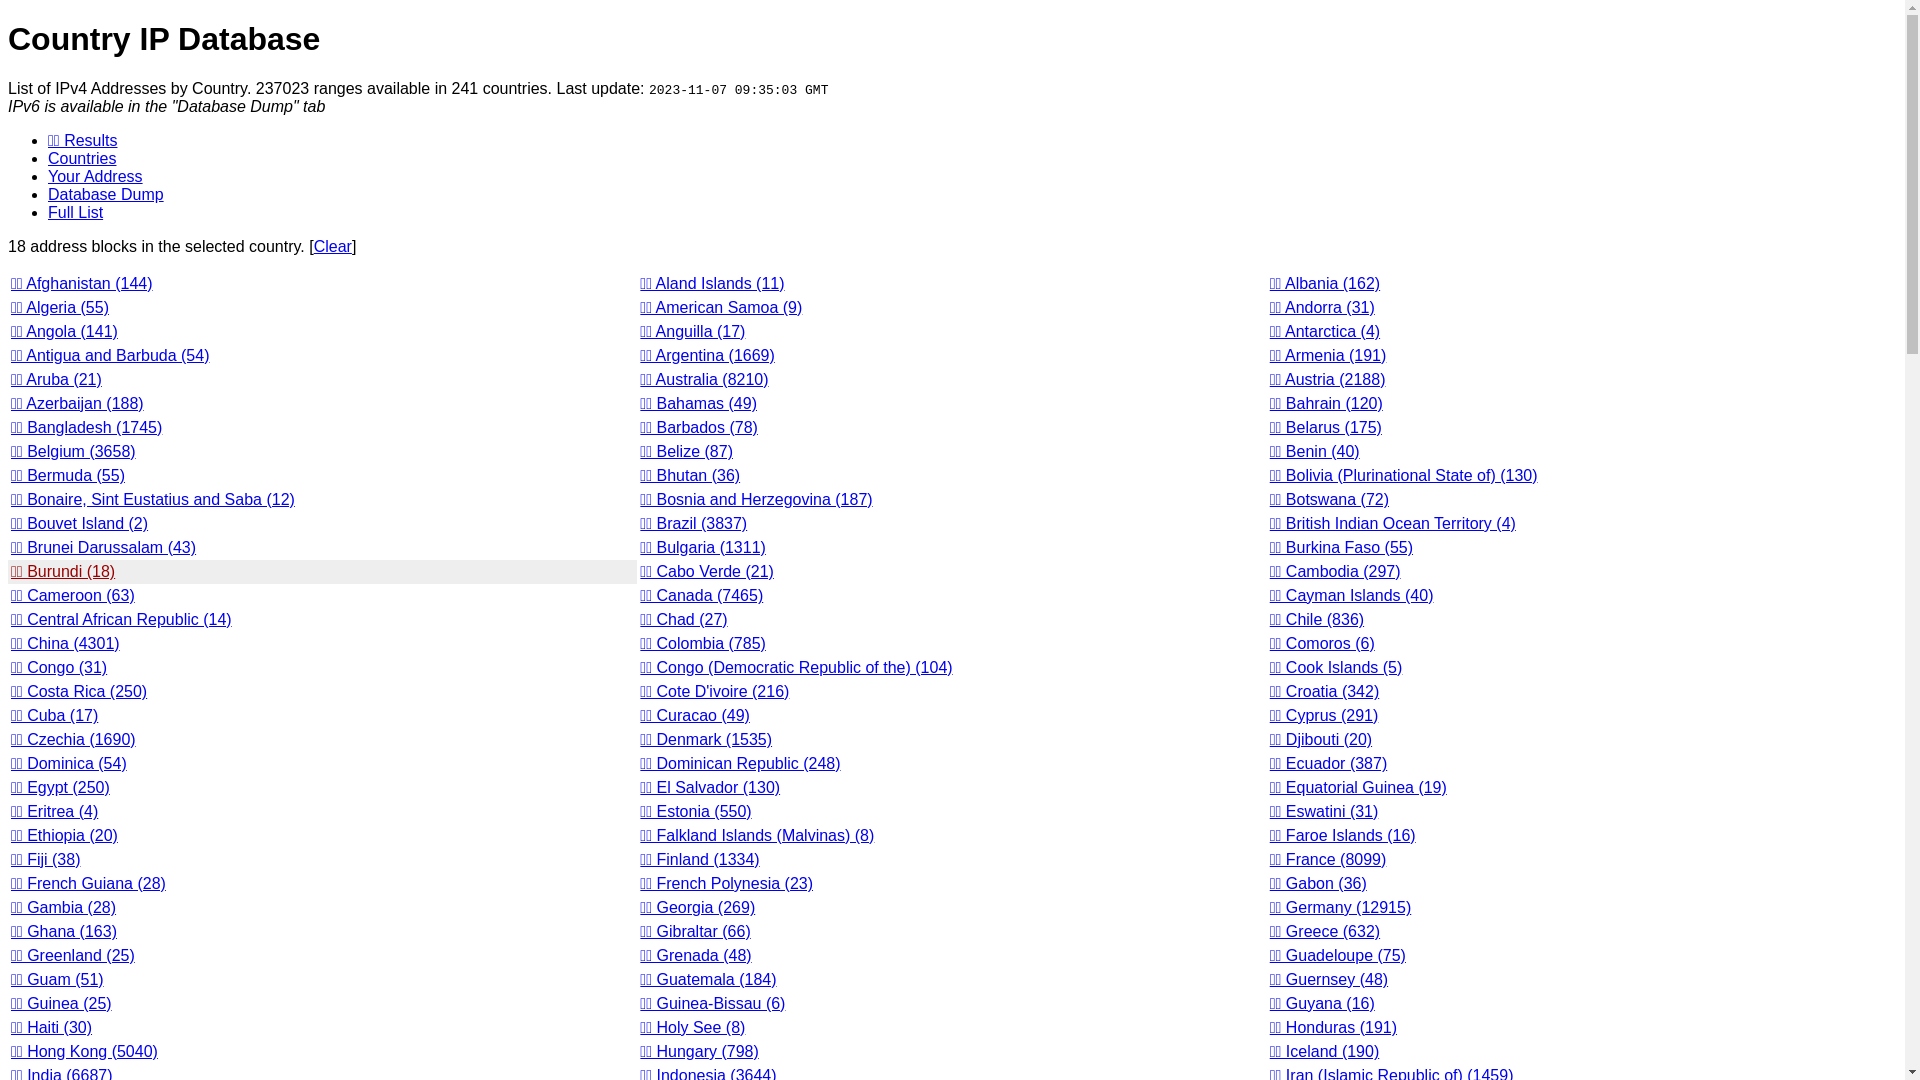 Image resolution: width=1920 pixels, height=1080 pixels. I want to click on 'Your Address', so click(94, 175).